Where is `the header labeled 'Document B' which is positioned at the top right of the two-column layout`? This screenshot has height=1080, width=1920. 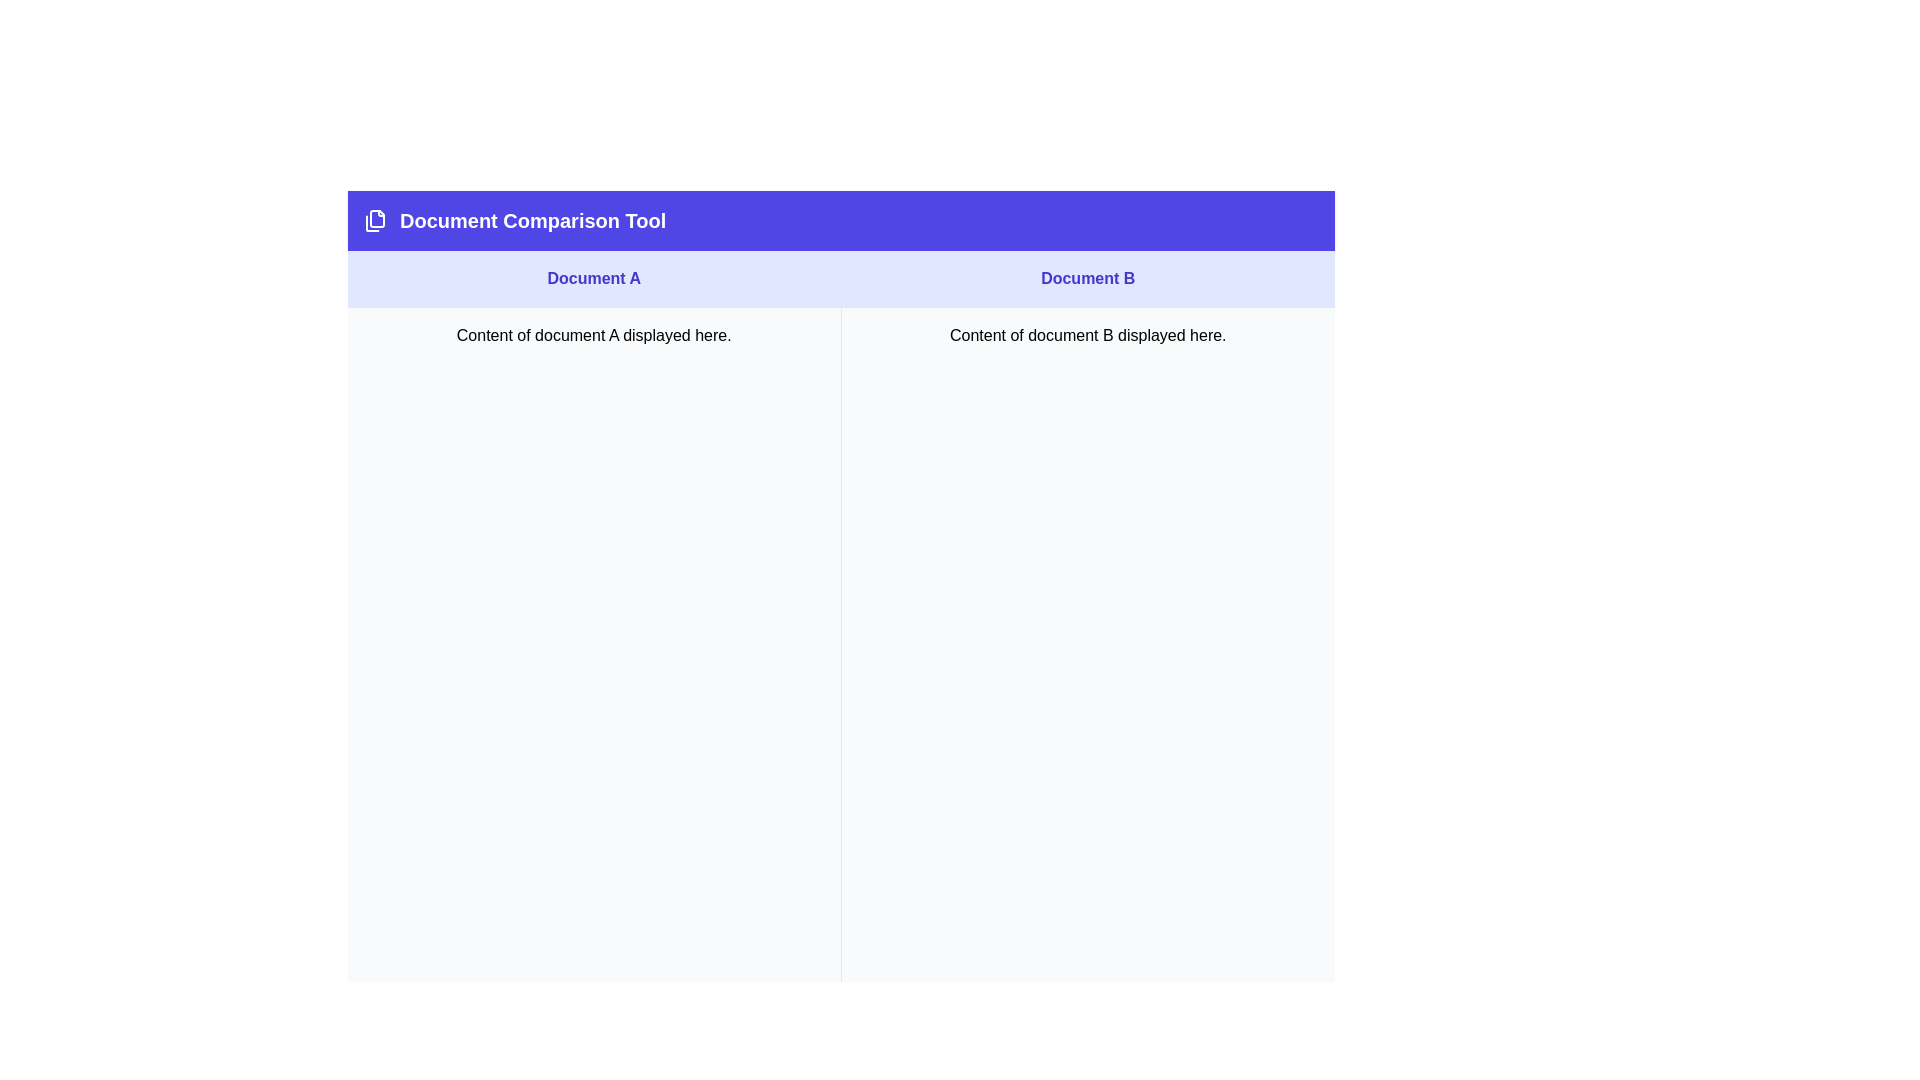 the header labeled 'Document B' which is positioned at the top right of the two-column layout is located at coordinates (1087, 279).